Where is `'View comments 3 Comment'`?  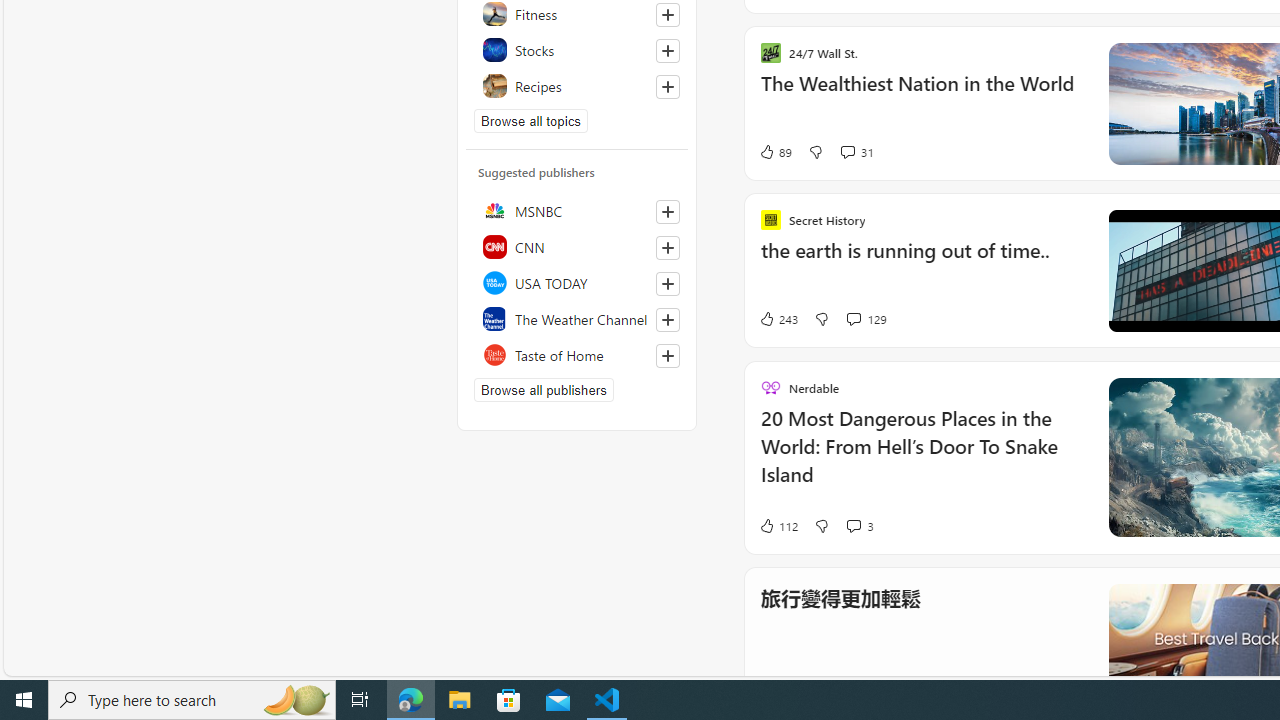 'View comments 3 Comment' is located at coordinates (853, 524).